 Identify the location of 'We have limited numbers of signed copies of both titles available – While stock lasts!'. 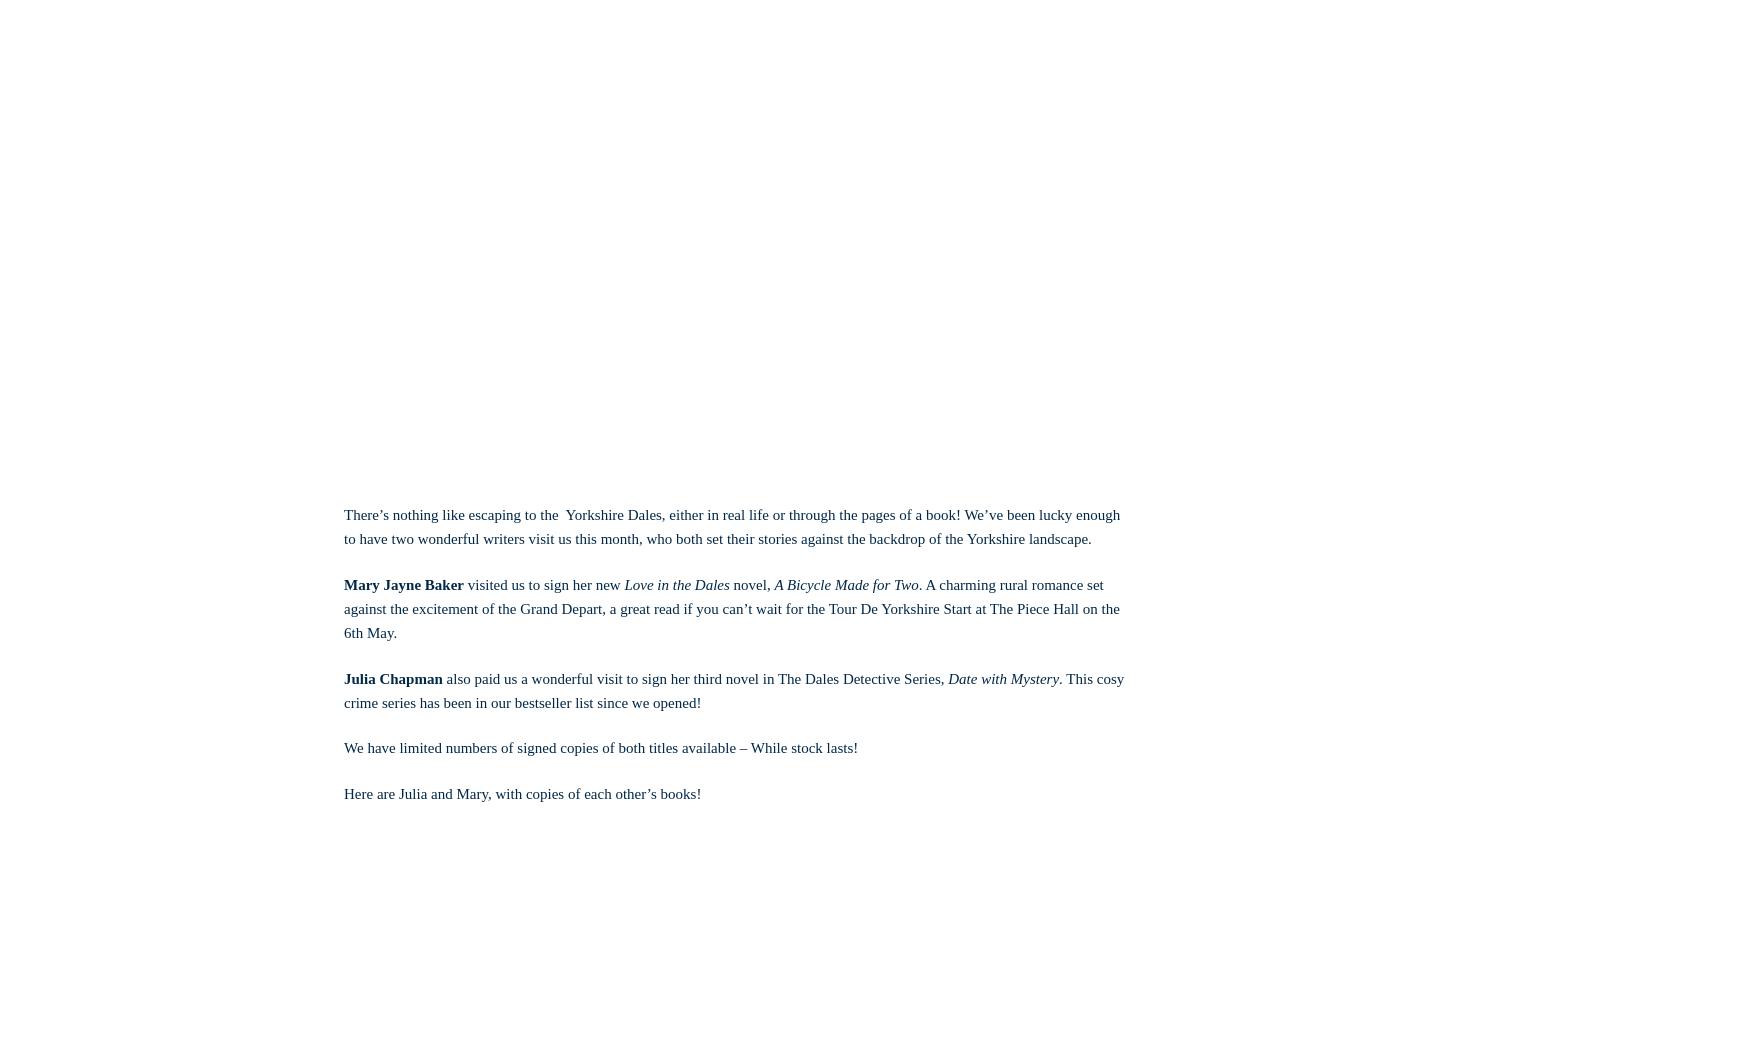
(600, 748).